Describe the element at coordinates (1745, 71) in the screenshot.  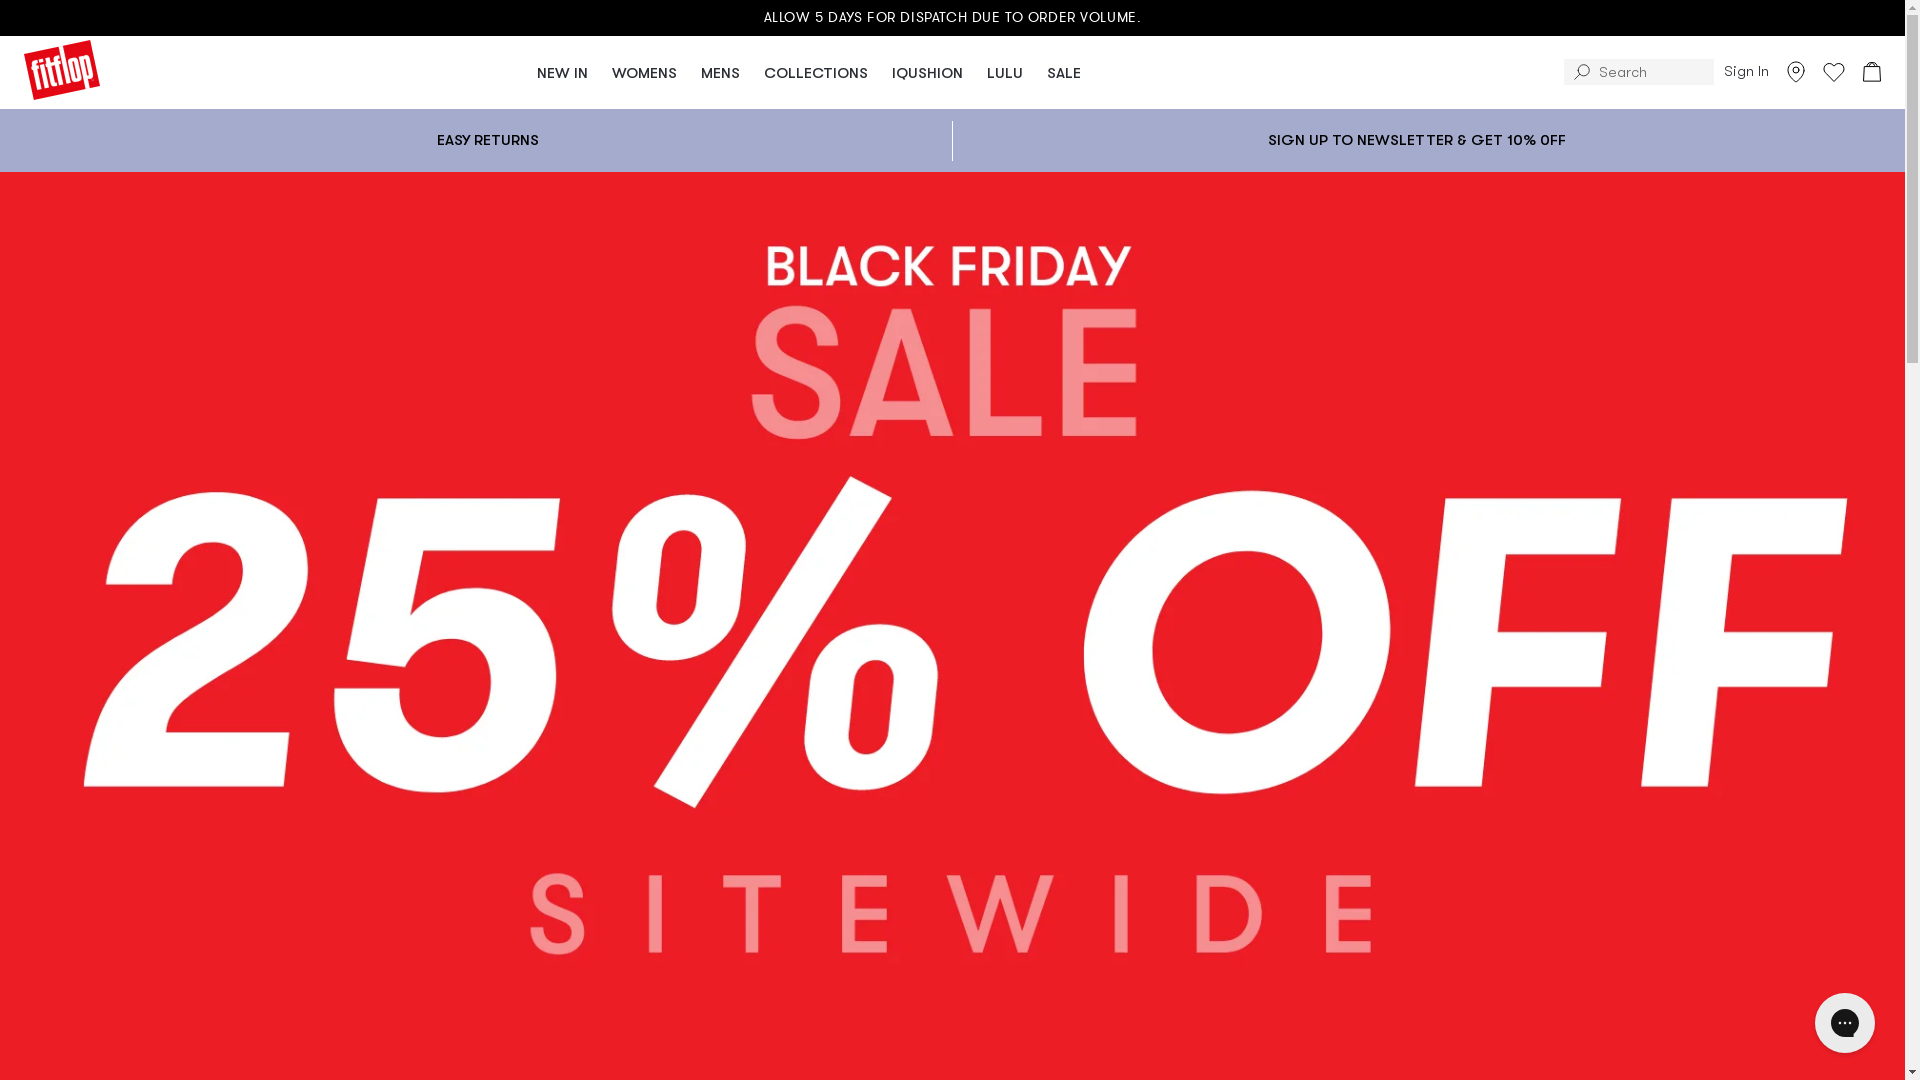
I see `'Sign In'` at that location.